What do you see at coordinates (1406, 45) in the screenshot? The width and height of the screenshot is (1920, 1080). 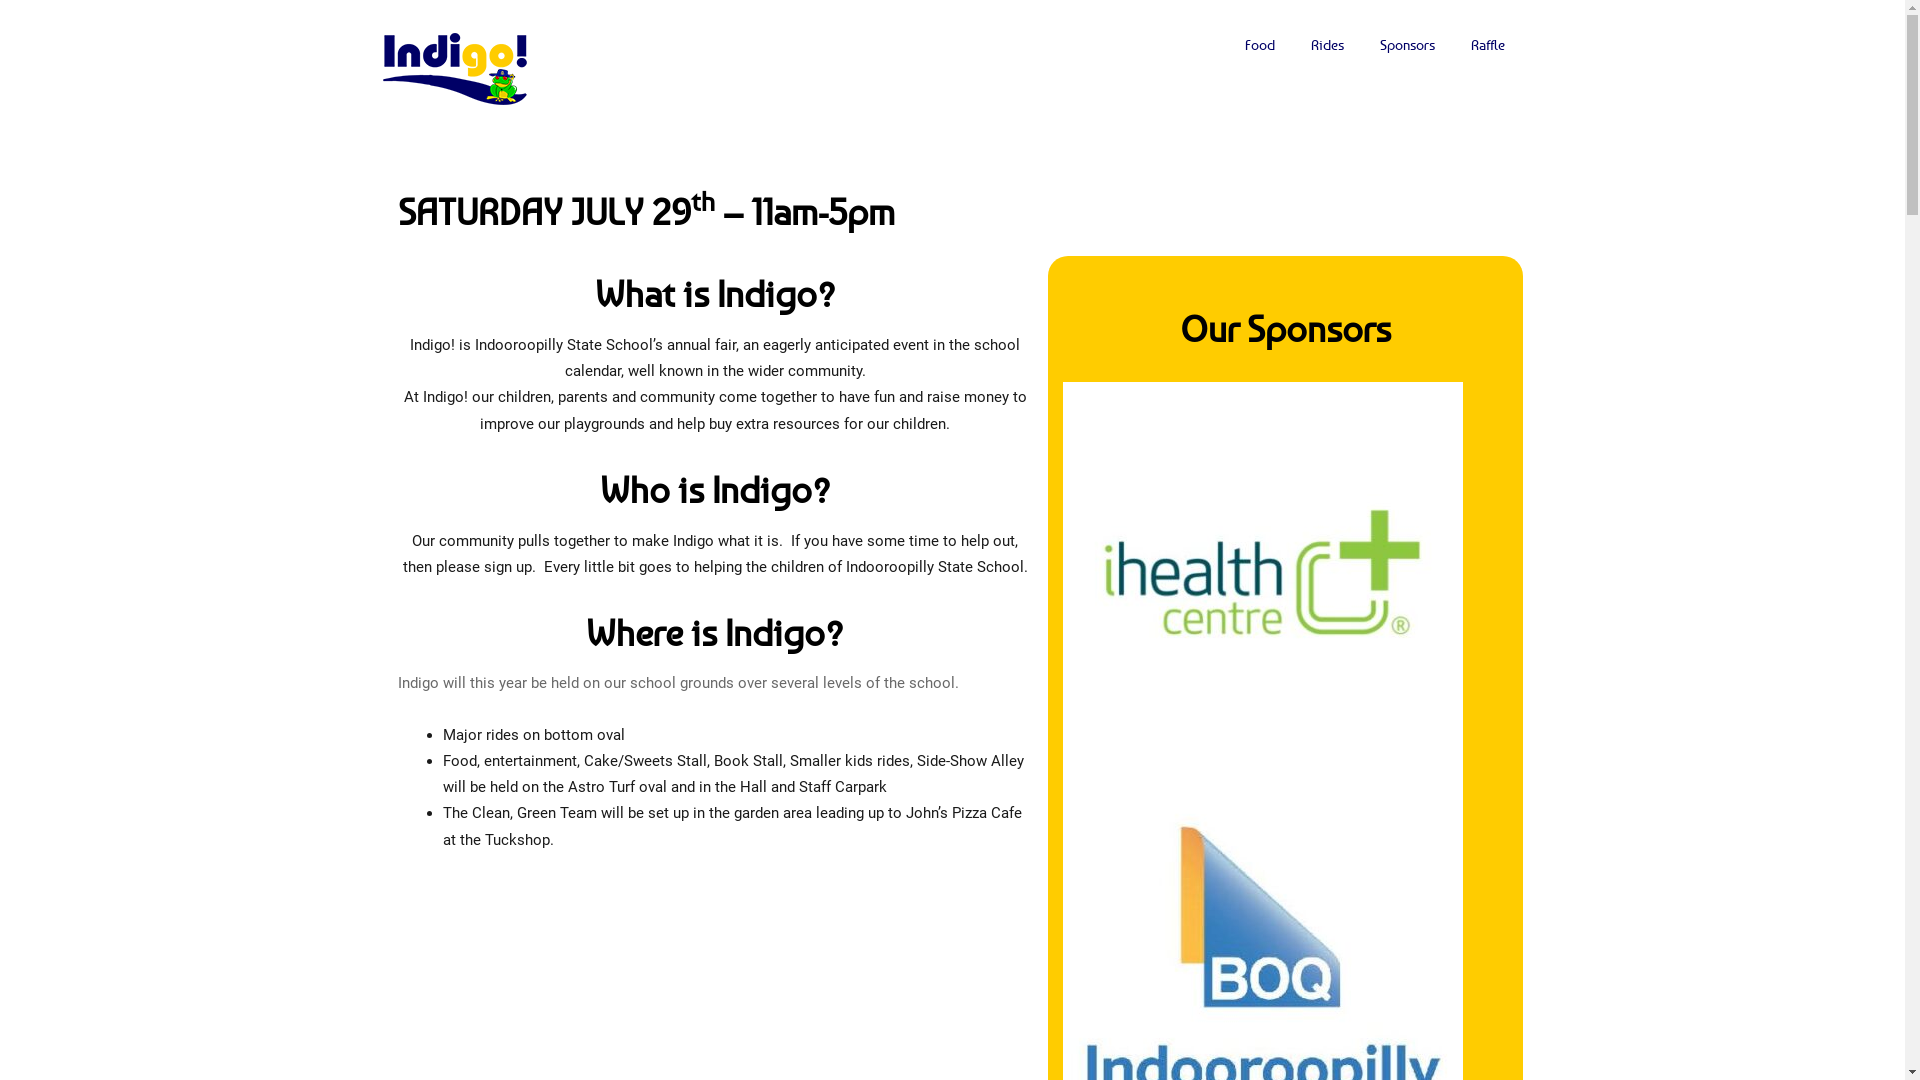 I see `'Sponsors'` at bounding box center [1406, 45].